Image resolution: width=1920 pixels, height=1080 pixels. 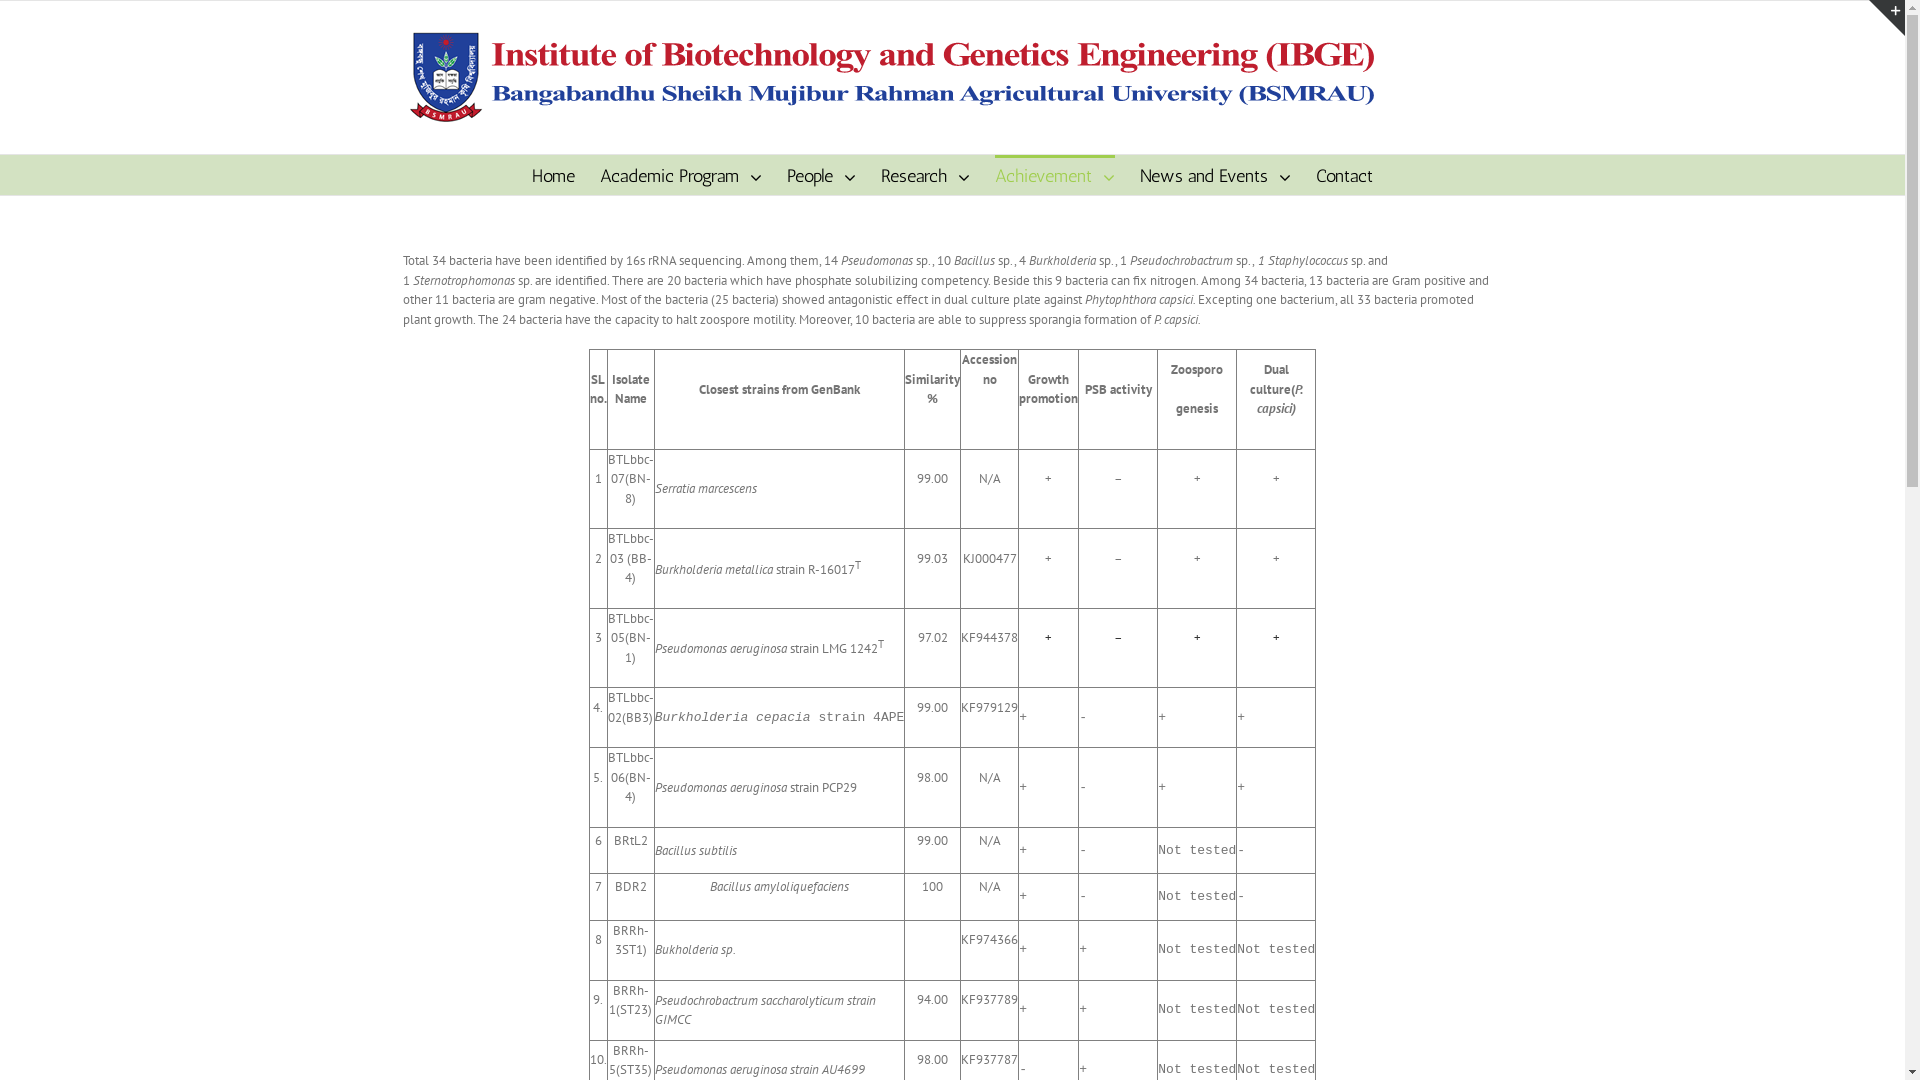 I want to click on 'Achievement', so click(x=1054, y=173).